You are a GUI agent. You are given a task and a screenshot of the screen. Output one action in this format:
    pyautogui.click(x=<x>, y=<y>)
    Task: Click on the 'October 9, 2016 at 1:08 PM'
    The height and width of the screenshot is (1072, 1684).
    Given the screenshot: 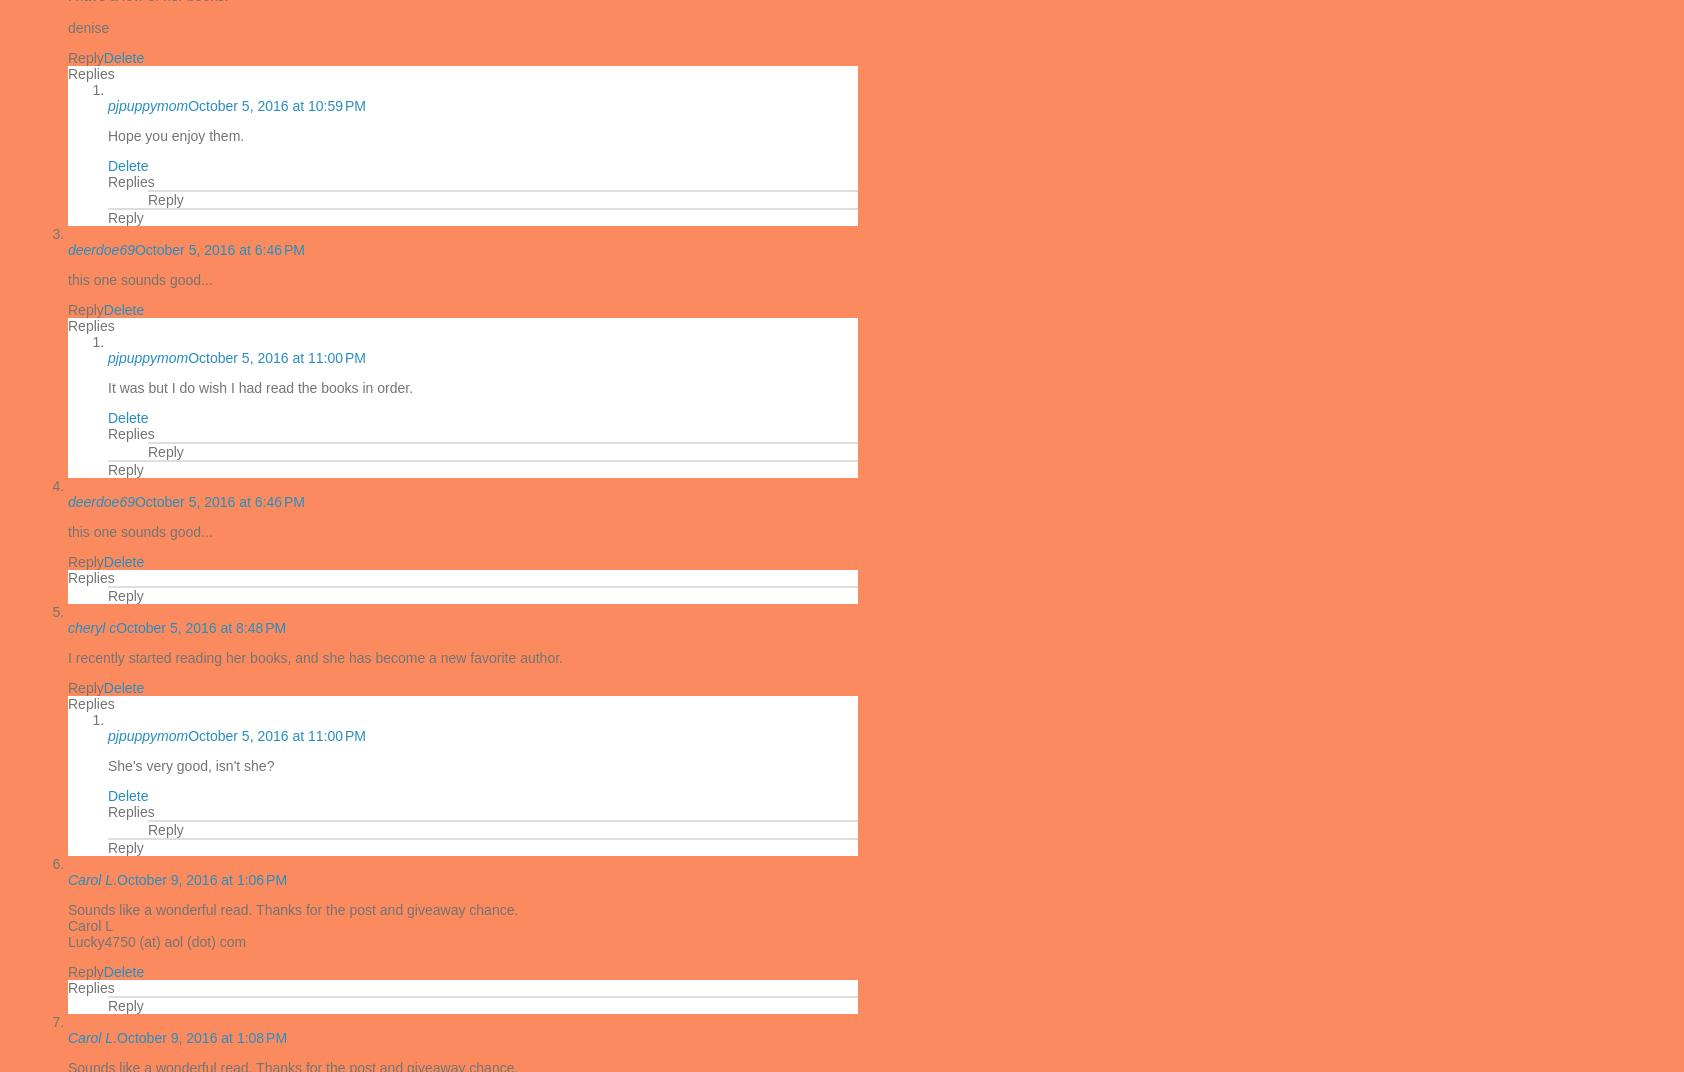 What is the action you would take?
    pyautogui.click(x=116, y=1038)
    